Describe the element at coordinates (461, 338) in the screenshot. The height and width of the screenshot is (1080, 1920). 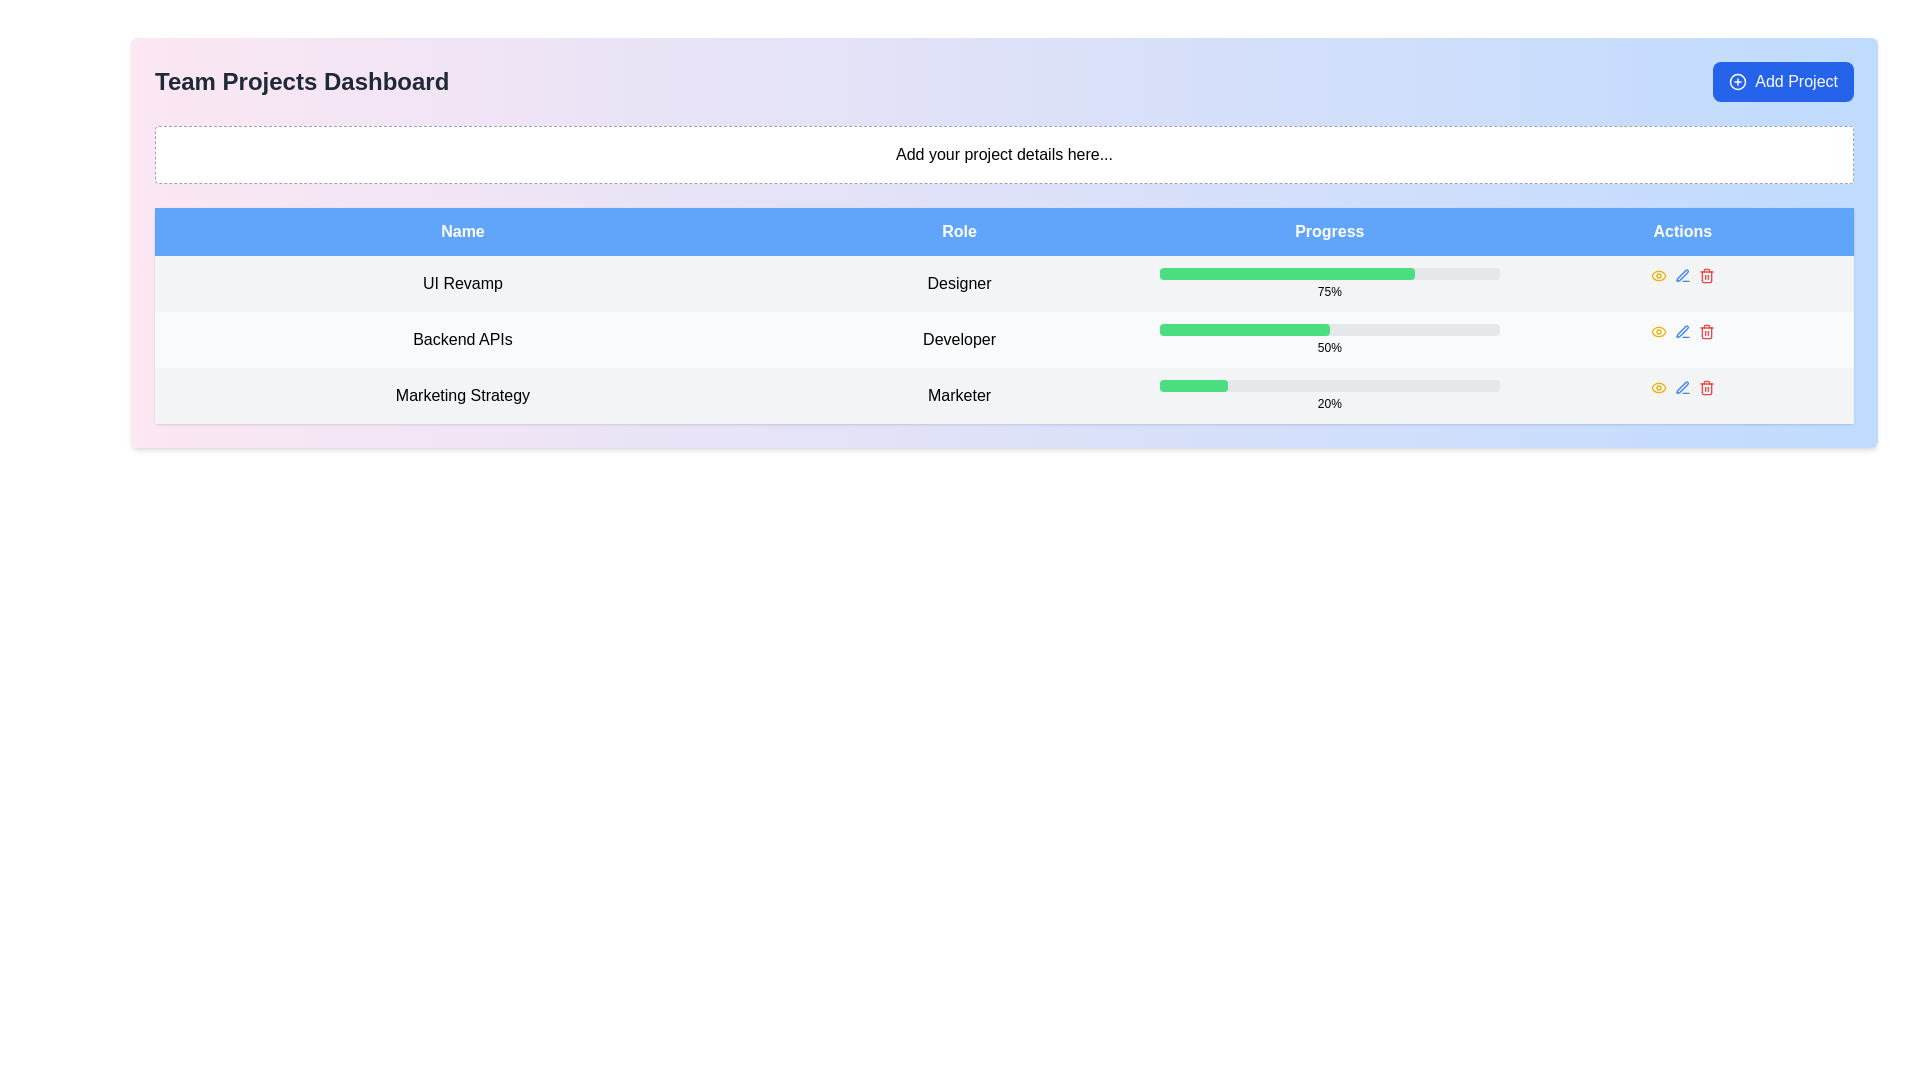
I see `the Label displaying 'Backend APIs' located in the first column of the second row under the 'Name' header in a table-like structure` at that location.